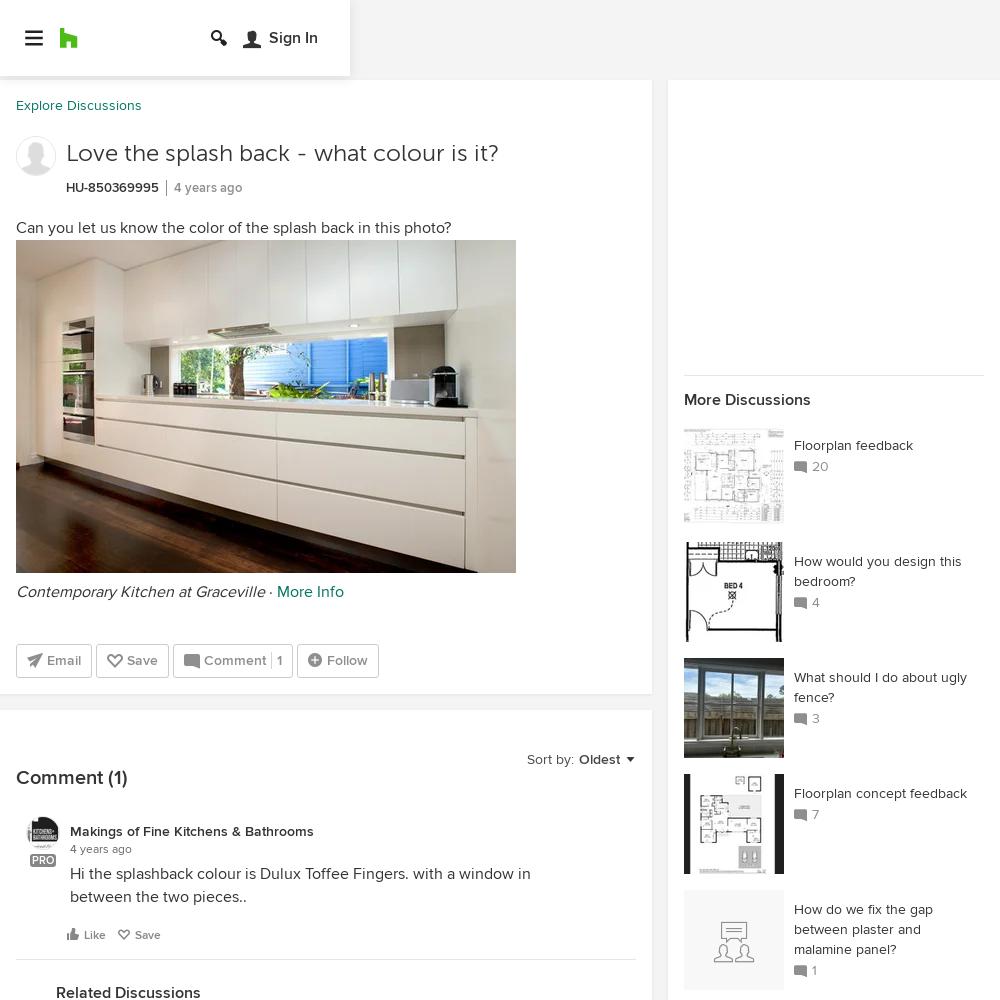 The image size is (1000, 1000). I want to click on 'Email', so click(63, 660).